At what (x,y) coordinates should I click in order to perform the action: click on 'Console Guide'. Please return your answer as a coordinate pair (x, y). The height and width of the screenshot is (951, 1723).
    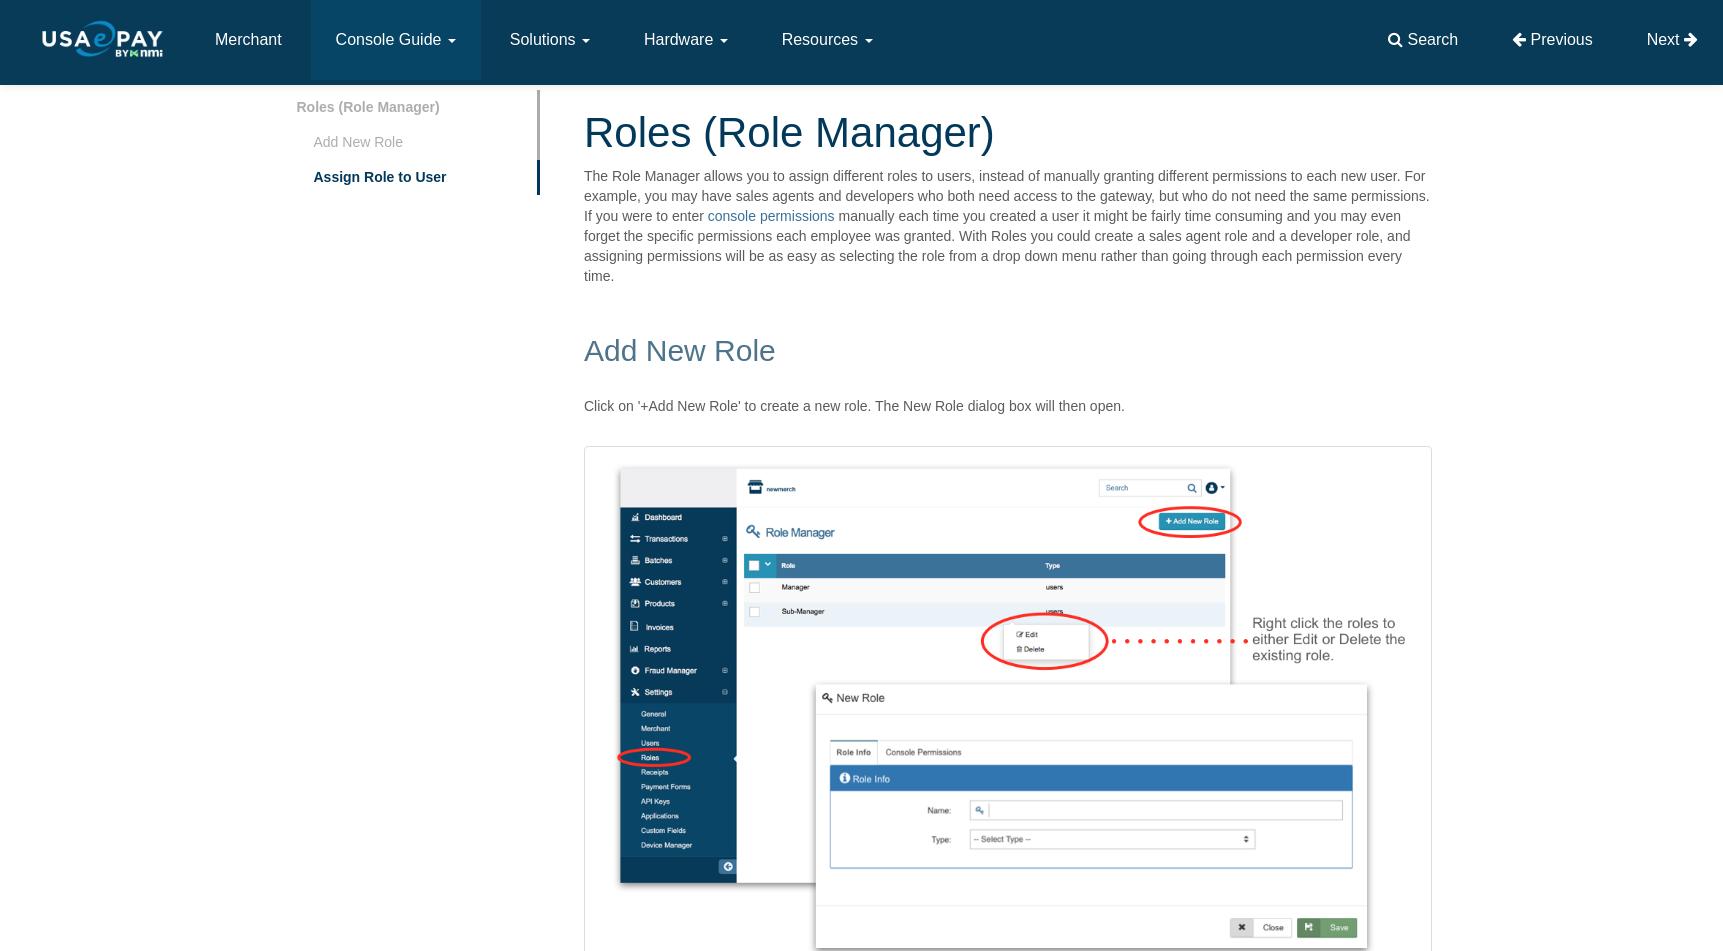
    Looking at the image, I should click on (388, 39).